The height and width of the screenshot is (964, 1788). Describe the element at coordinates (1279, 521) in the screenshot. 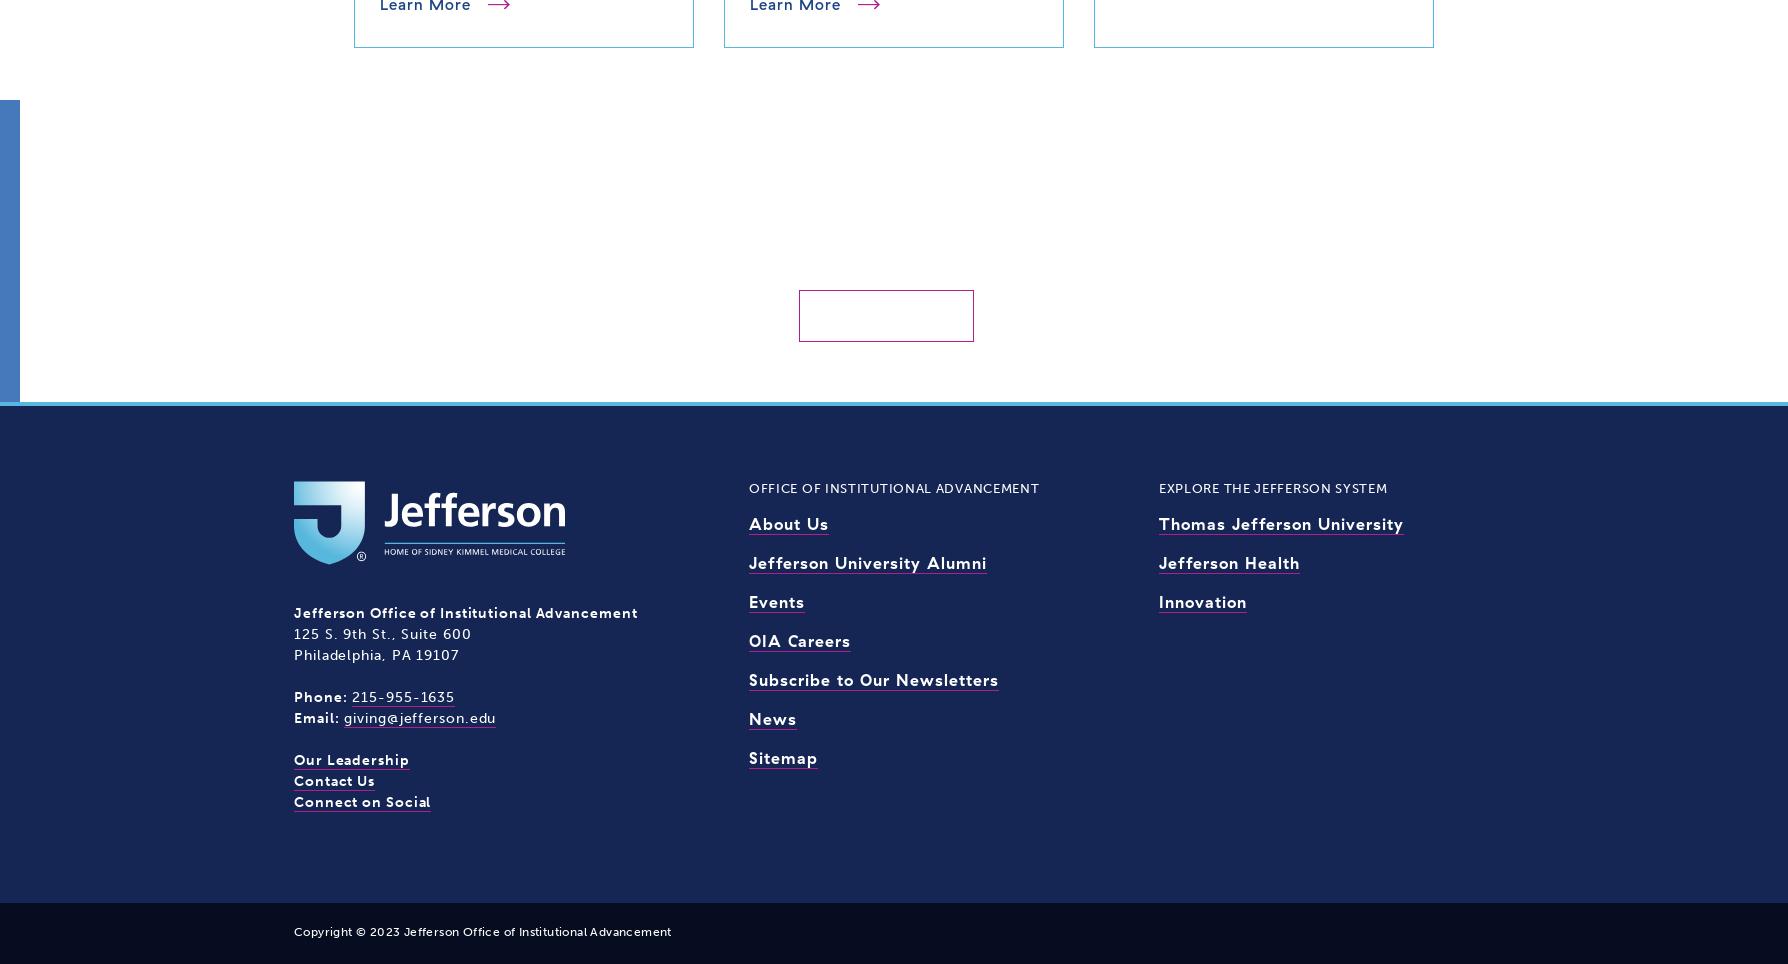

I see `'Thomas Jefferson University'` at that location.